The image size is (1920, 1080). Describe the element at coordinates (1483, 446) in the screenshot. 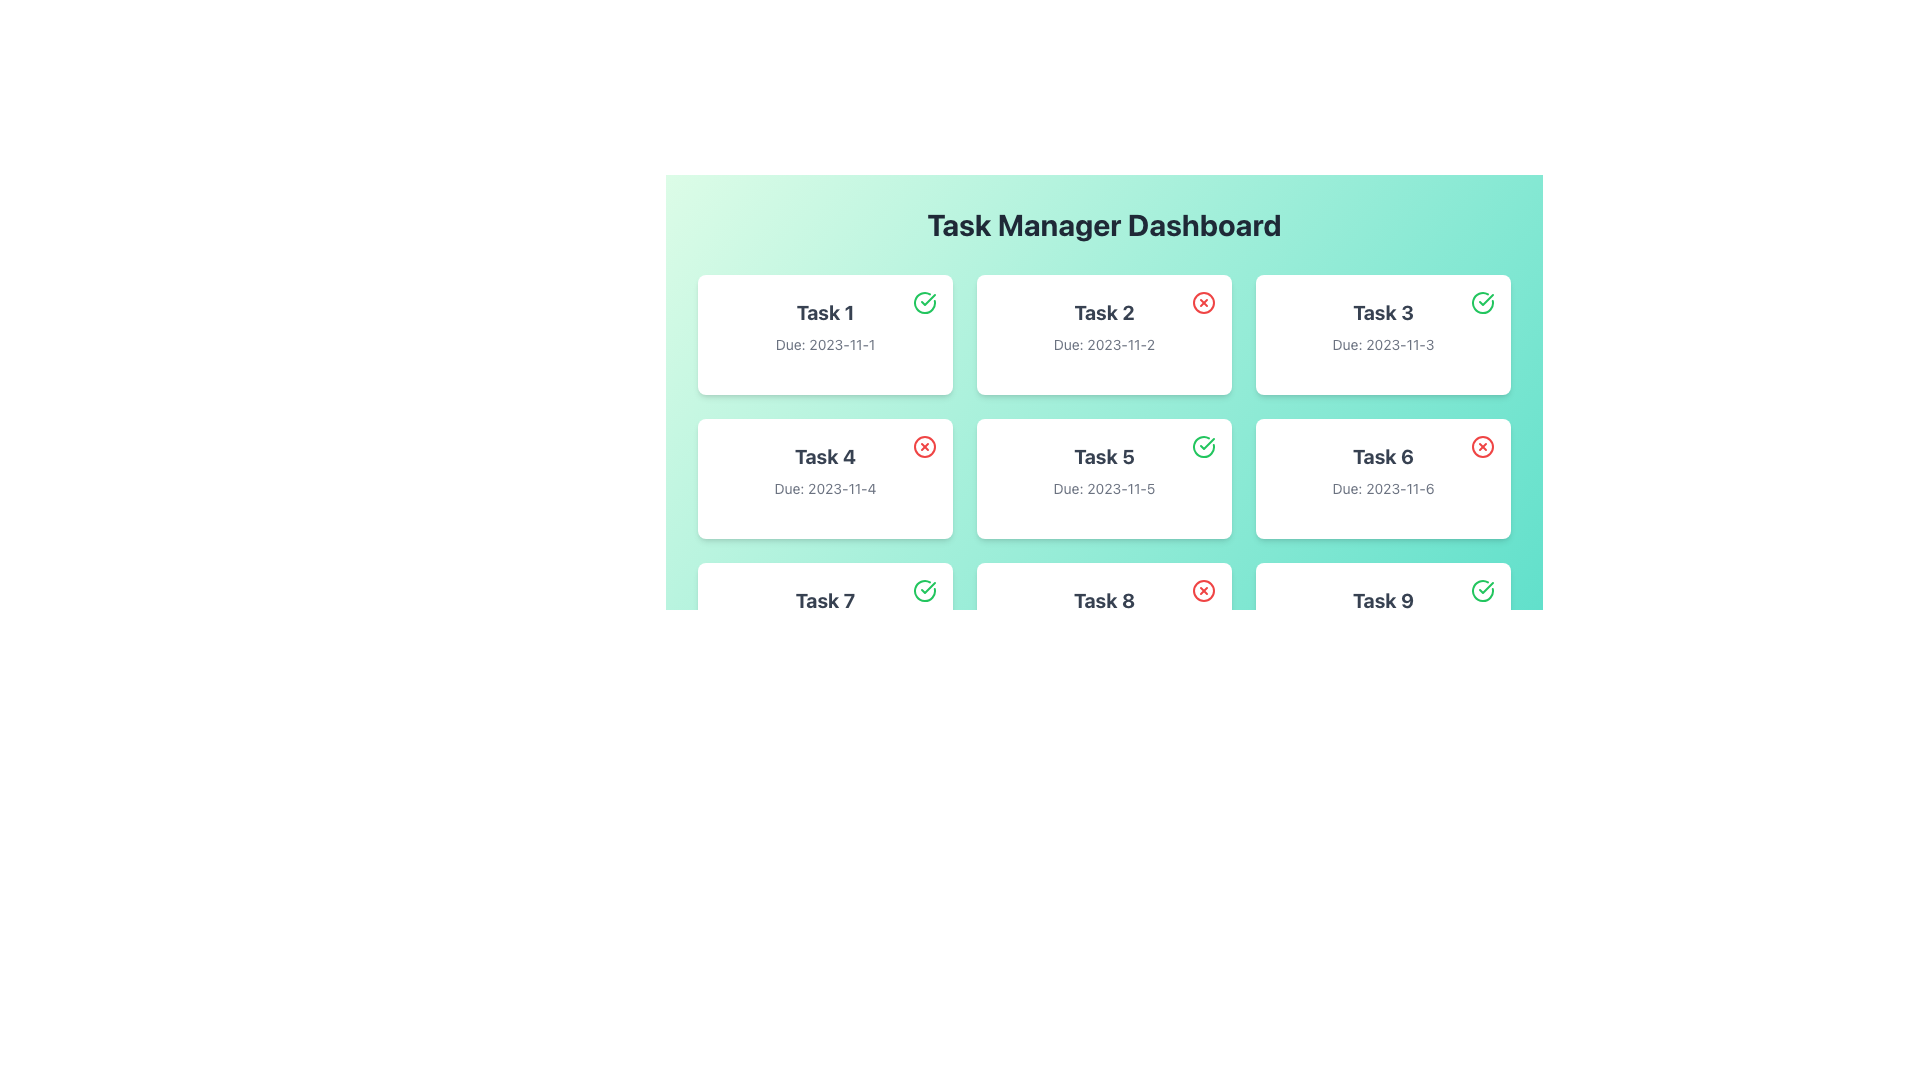

I see `the circular red outlined button with an 'X' symbol located in the top-right corner of the 'Task 6' card` at that location.